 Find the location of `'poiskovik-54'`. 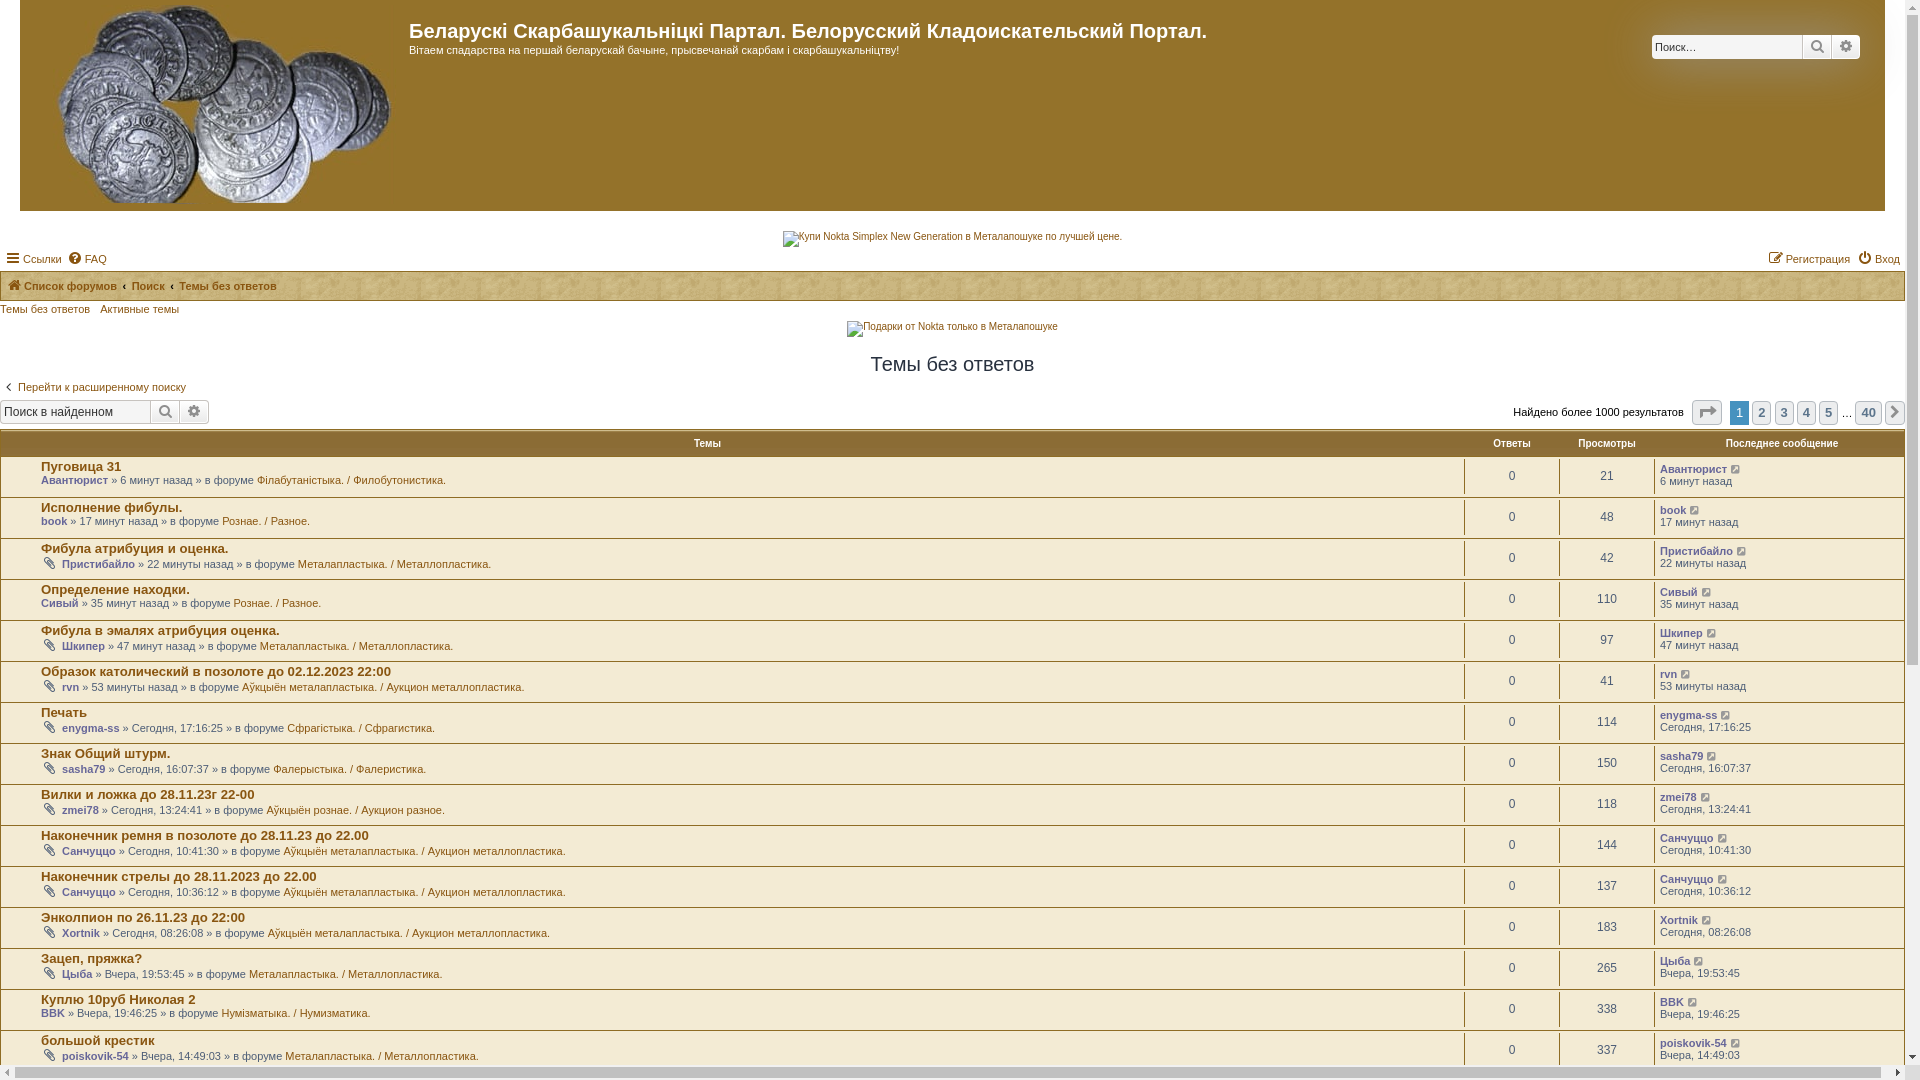

'poiskovik-54' is located at coordinates (62, 1055).